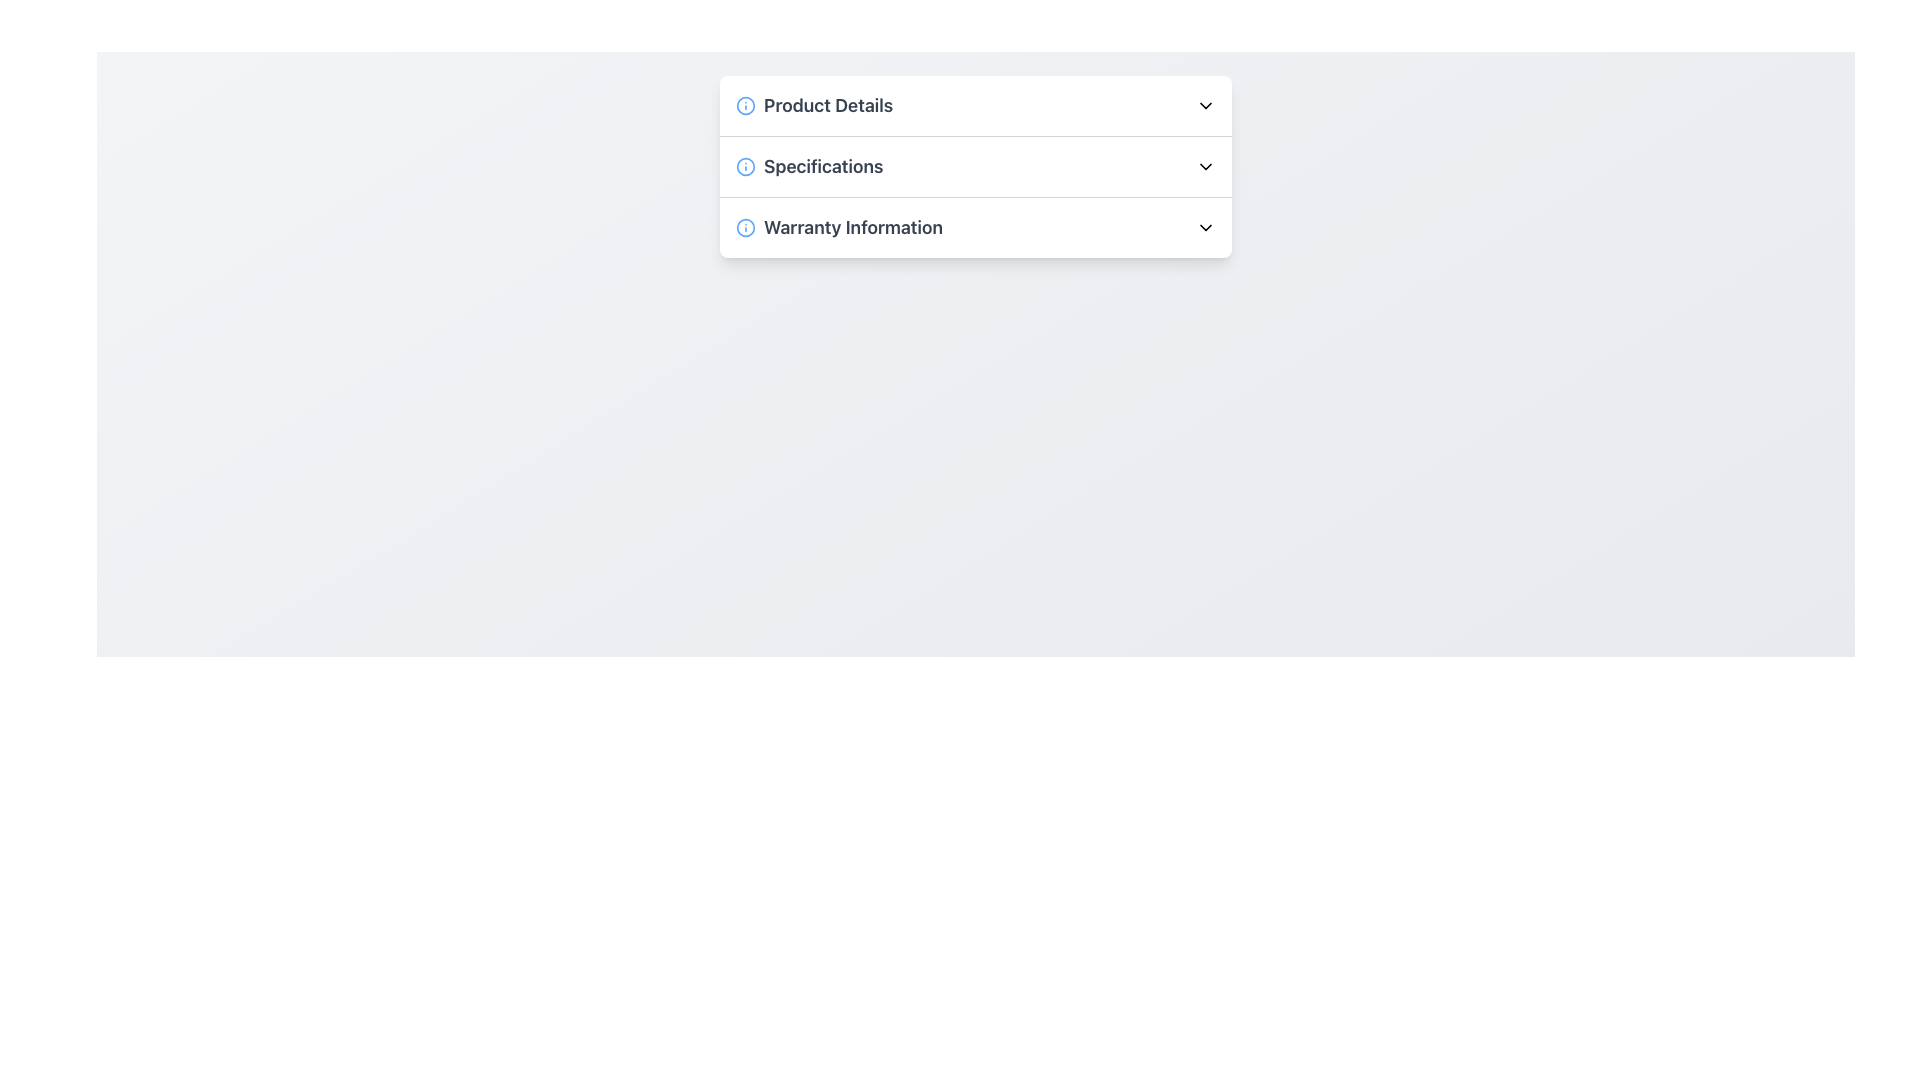  I want to click on the downward-facing chevron icon located to the right of the 'Warranty Information' text, so click(1204, 226).